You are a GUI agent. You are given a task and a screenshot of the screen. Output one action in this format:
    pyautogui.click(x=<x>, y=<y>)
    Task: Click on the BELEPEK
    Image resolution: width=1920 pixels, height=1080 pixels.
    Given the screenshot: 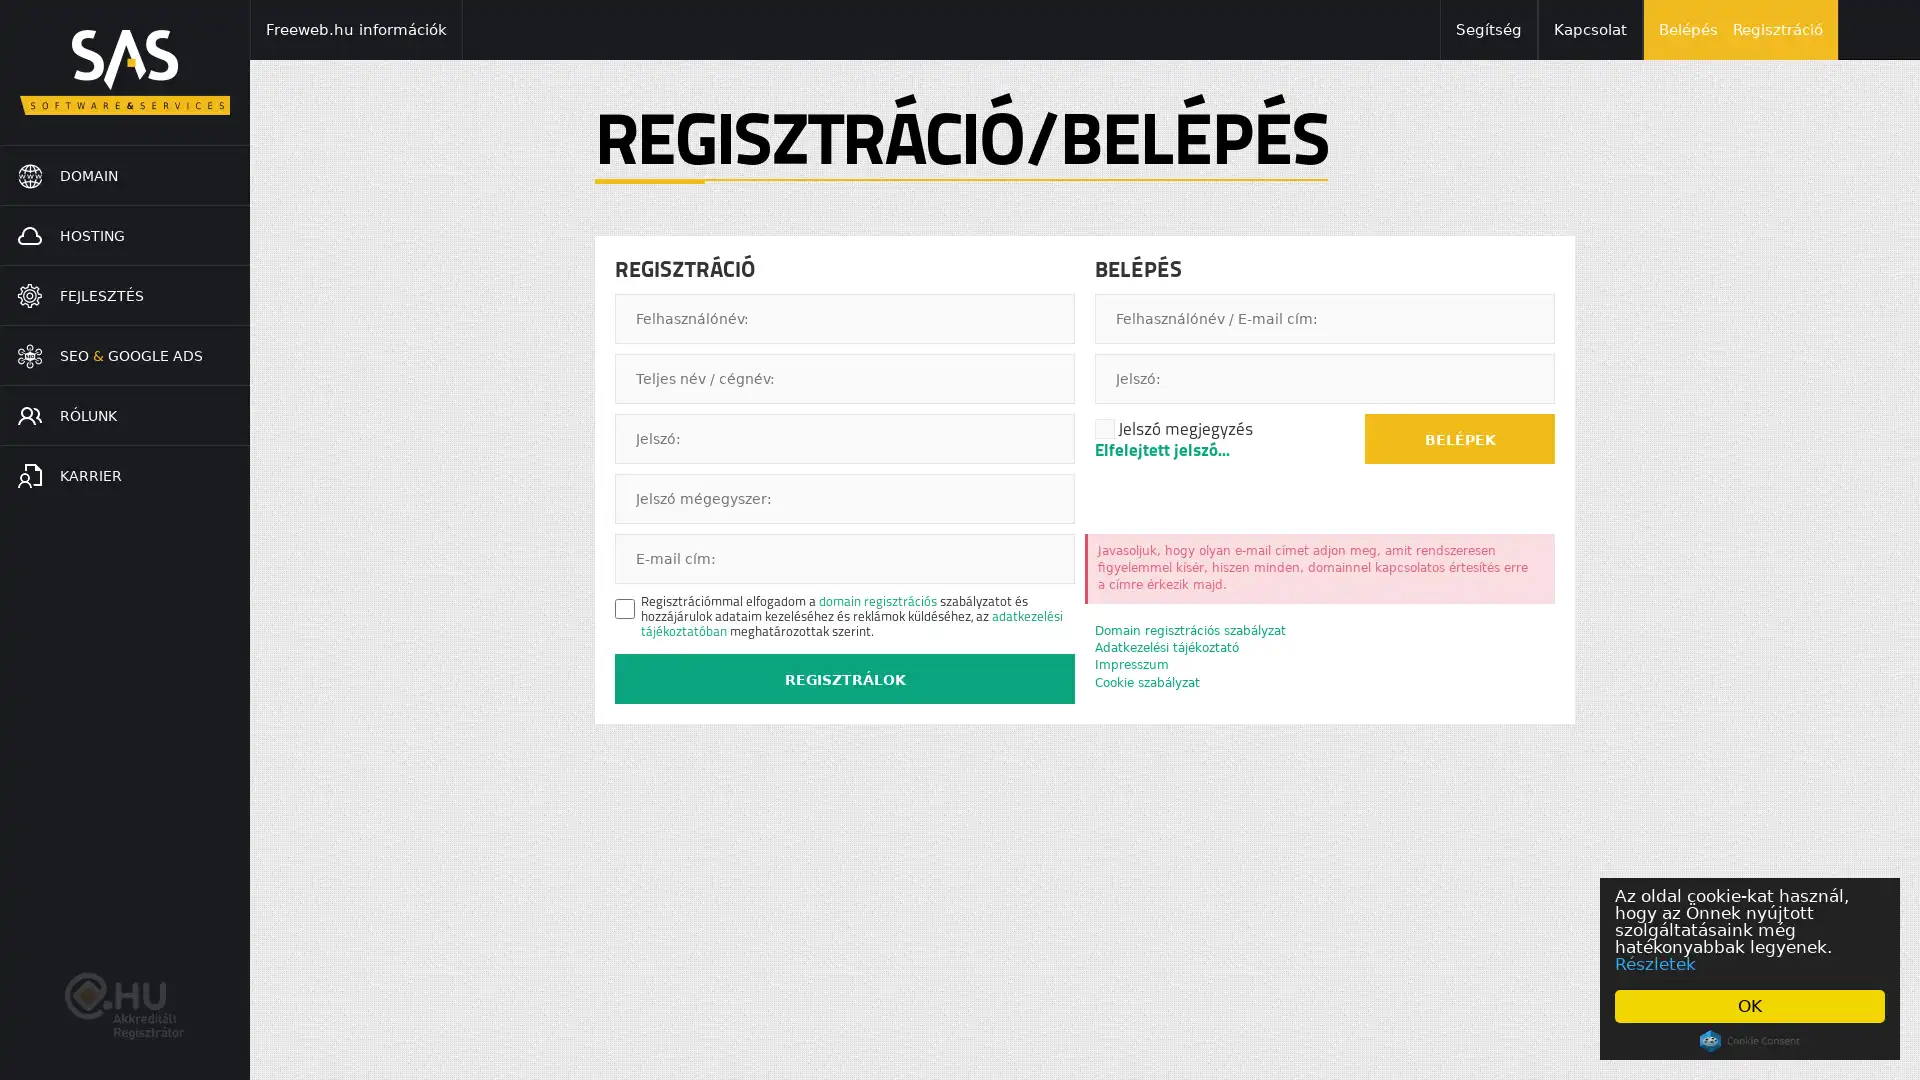 What is the action you would take?
    pyautogui.click(x=1459, y=438)
    